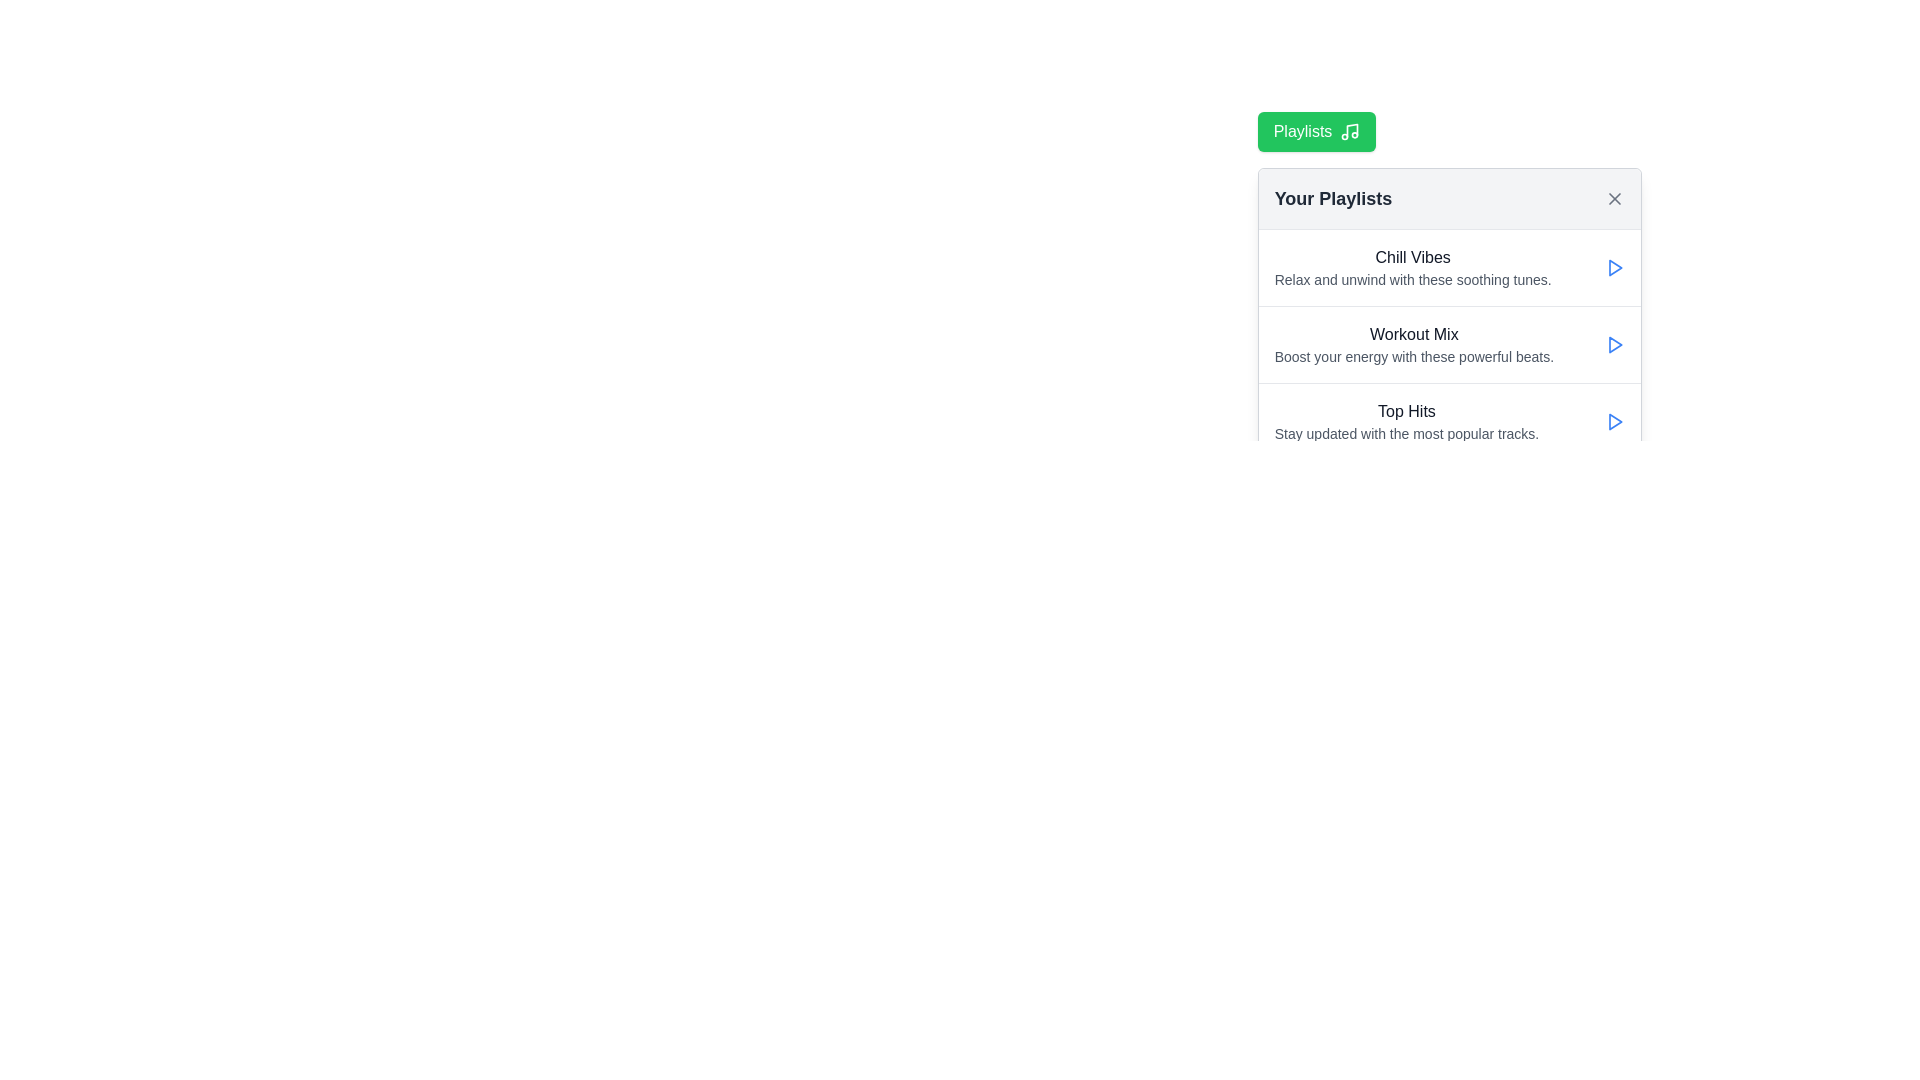 This screenshot has height=1080, width=1920. I want to click on the 'Workout Mix' clickable playlist option located in the right-side card, below 'Chill Vibes' and above 'Top Hits', so click(1413, 343).